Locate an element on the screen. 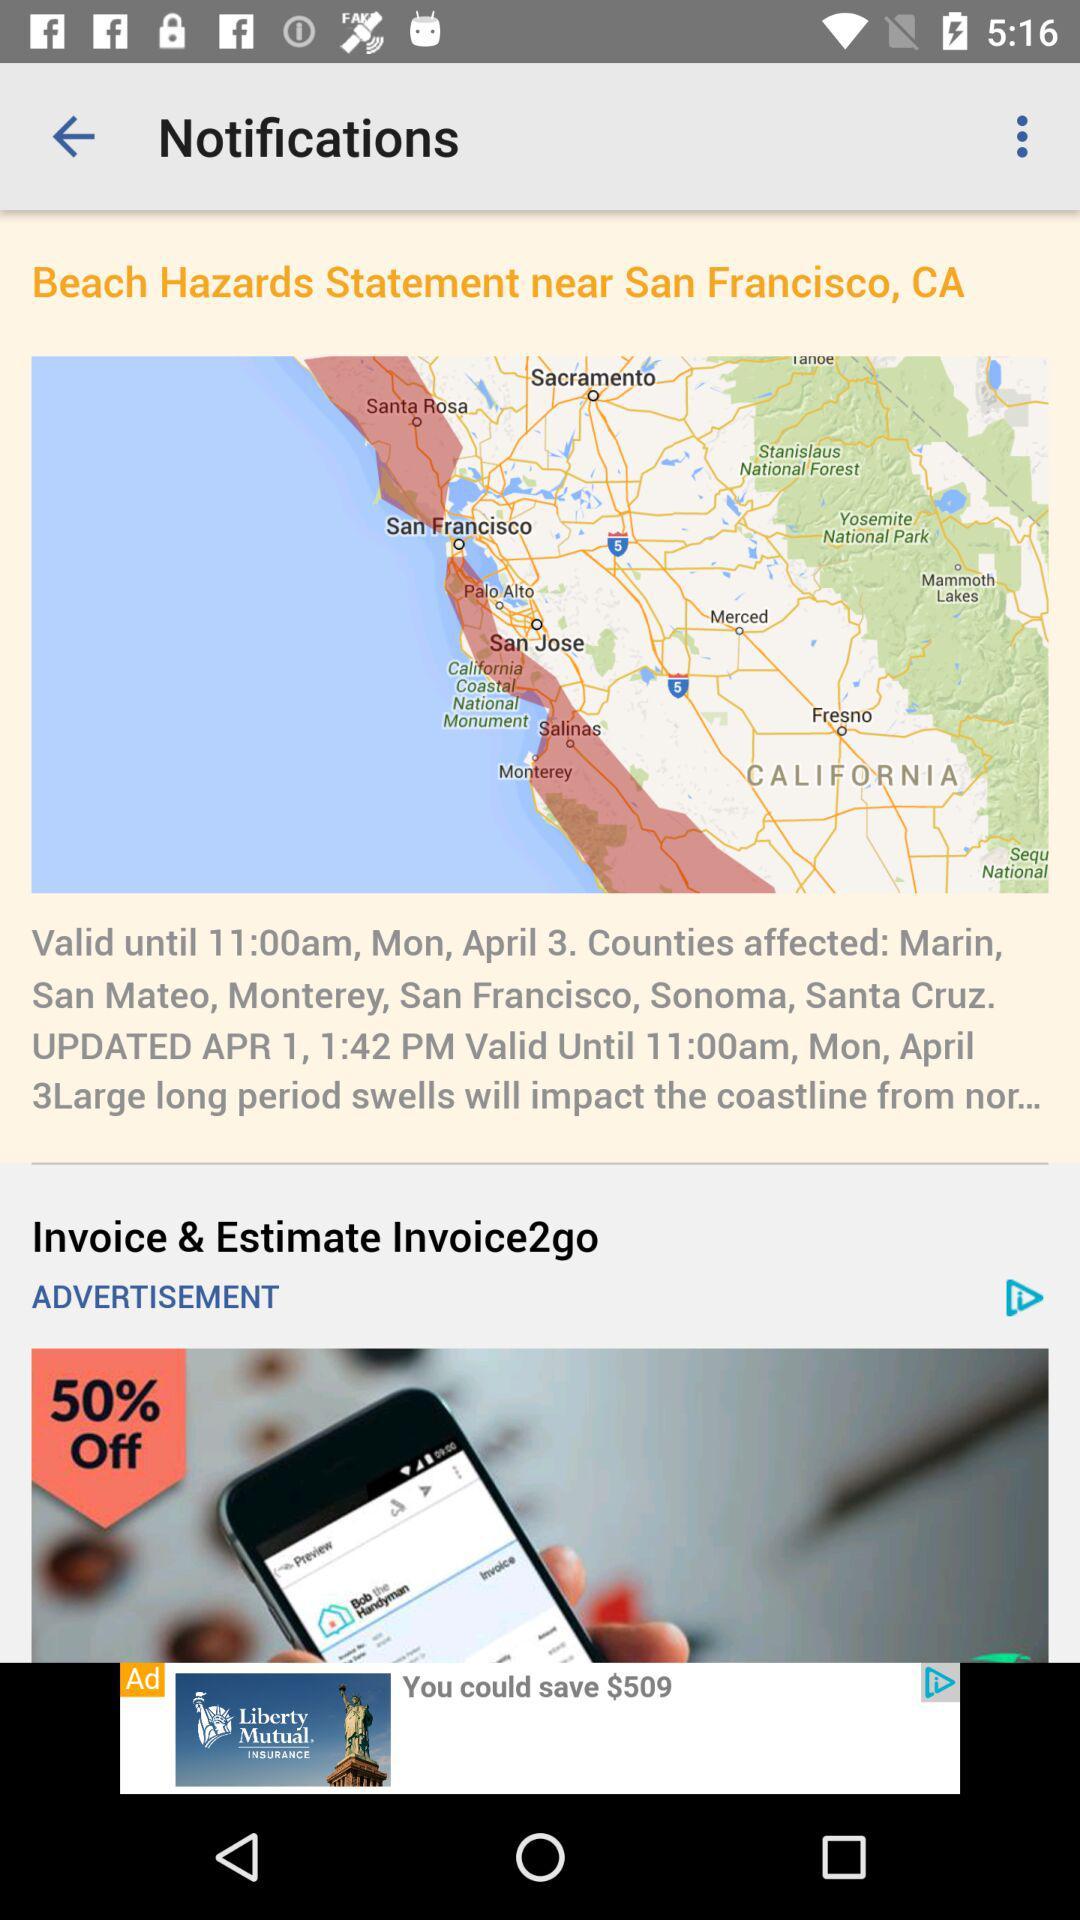  show advertisement is located at coordinates (540, 1727).